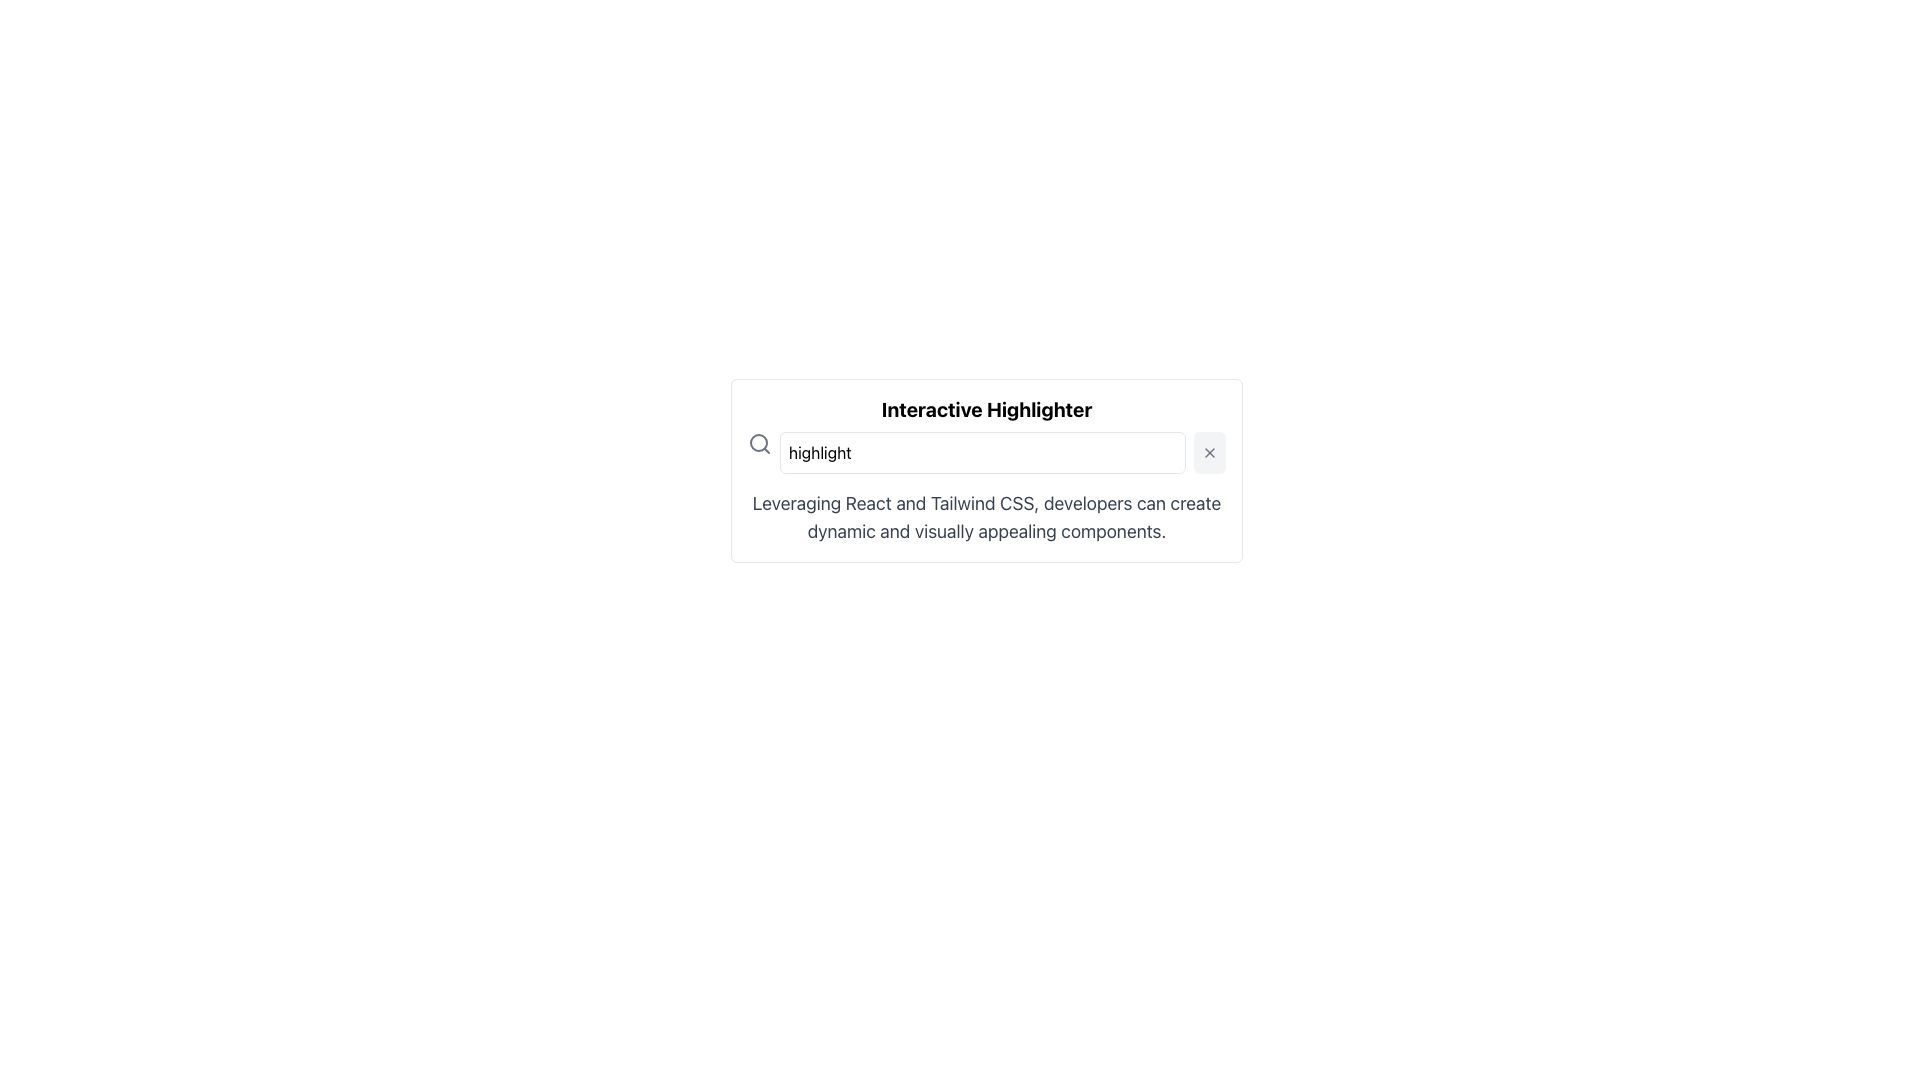 This screenshot has width=1920, height=1080. I want to click on the small gray 'X' icon, so click(1208, 452).